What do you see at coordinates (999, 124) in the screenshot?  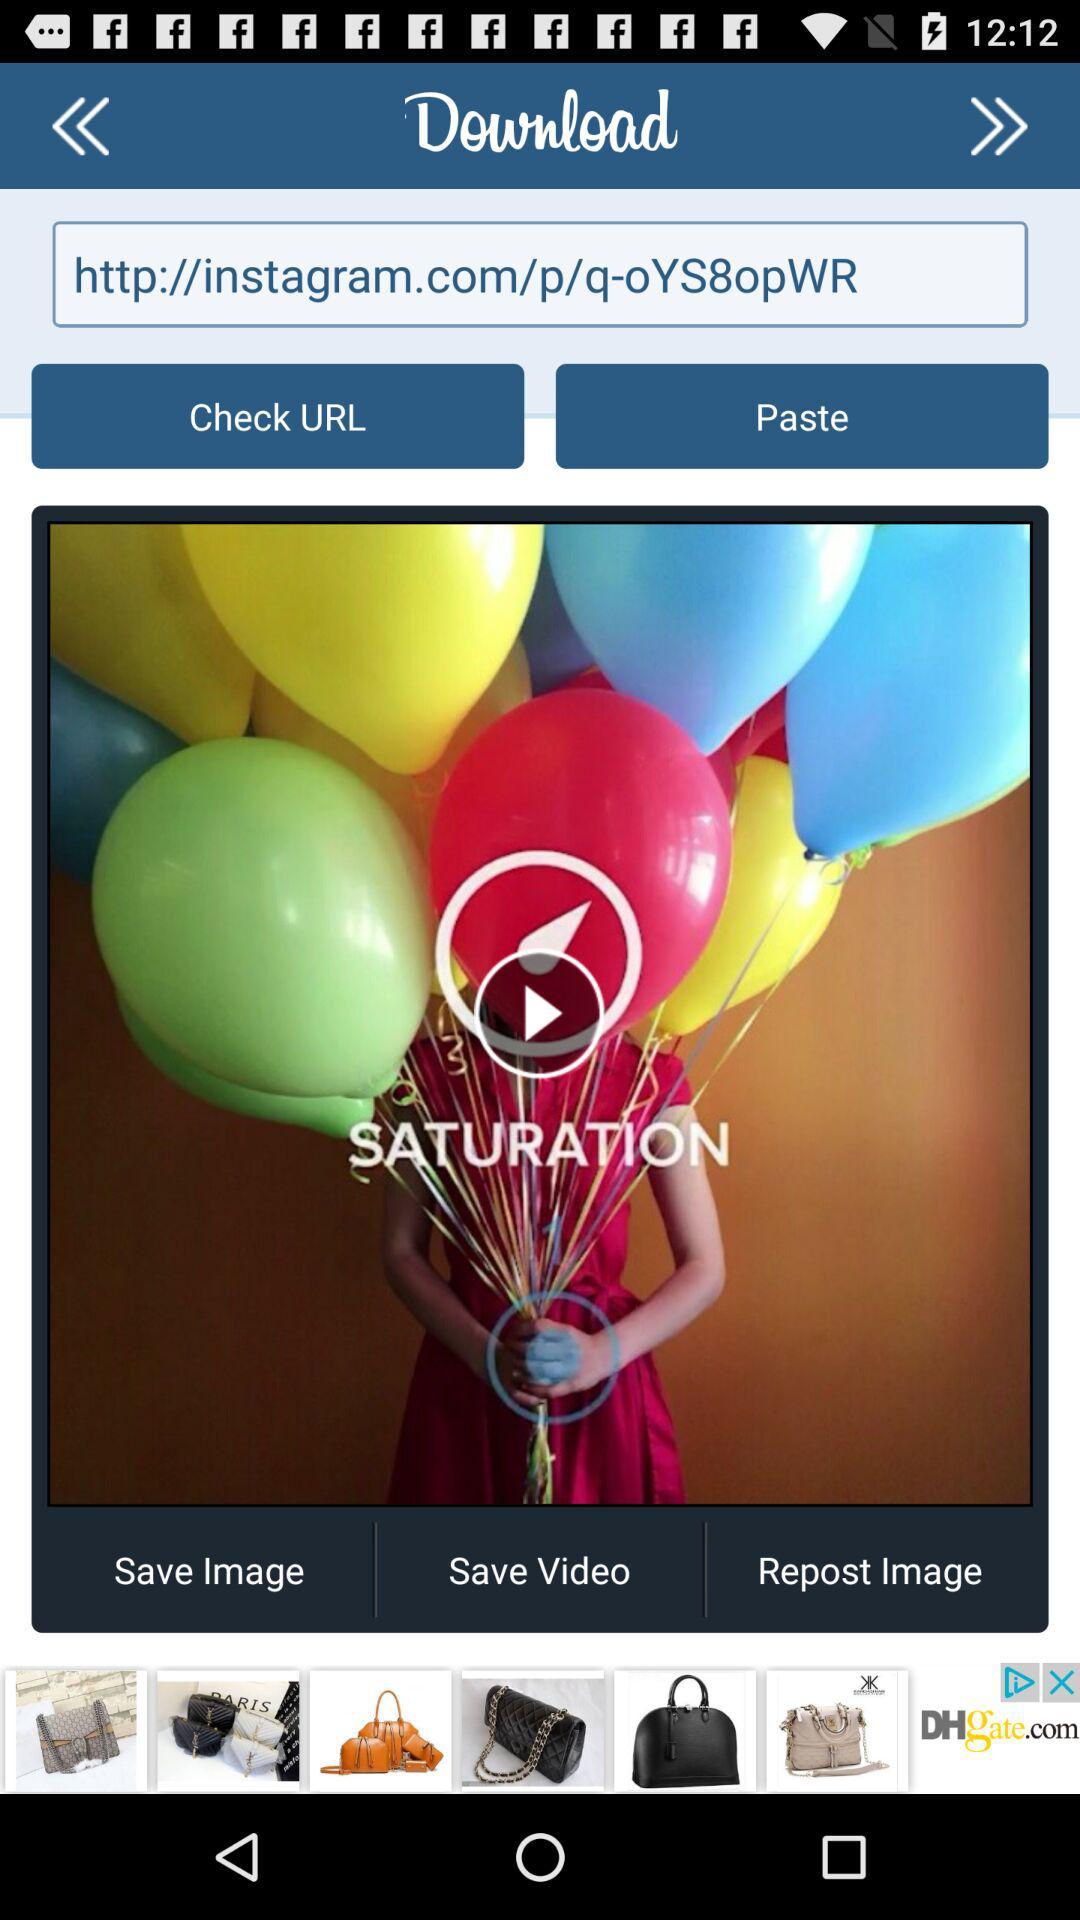 I see `next screen` at bounding box center [999, 124].